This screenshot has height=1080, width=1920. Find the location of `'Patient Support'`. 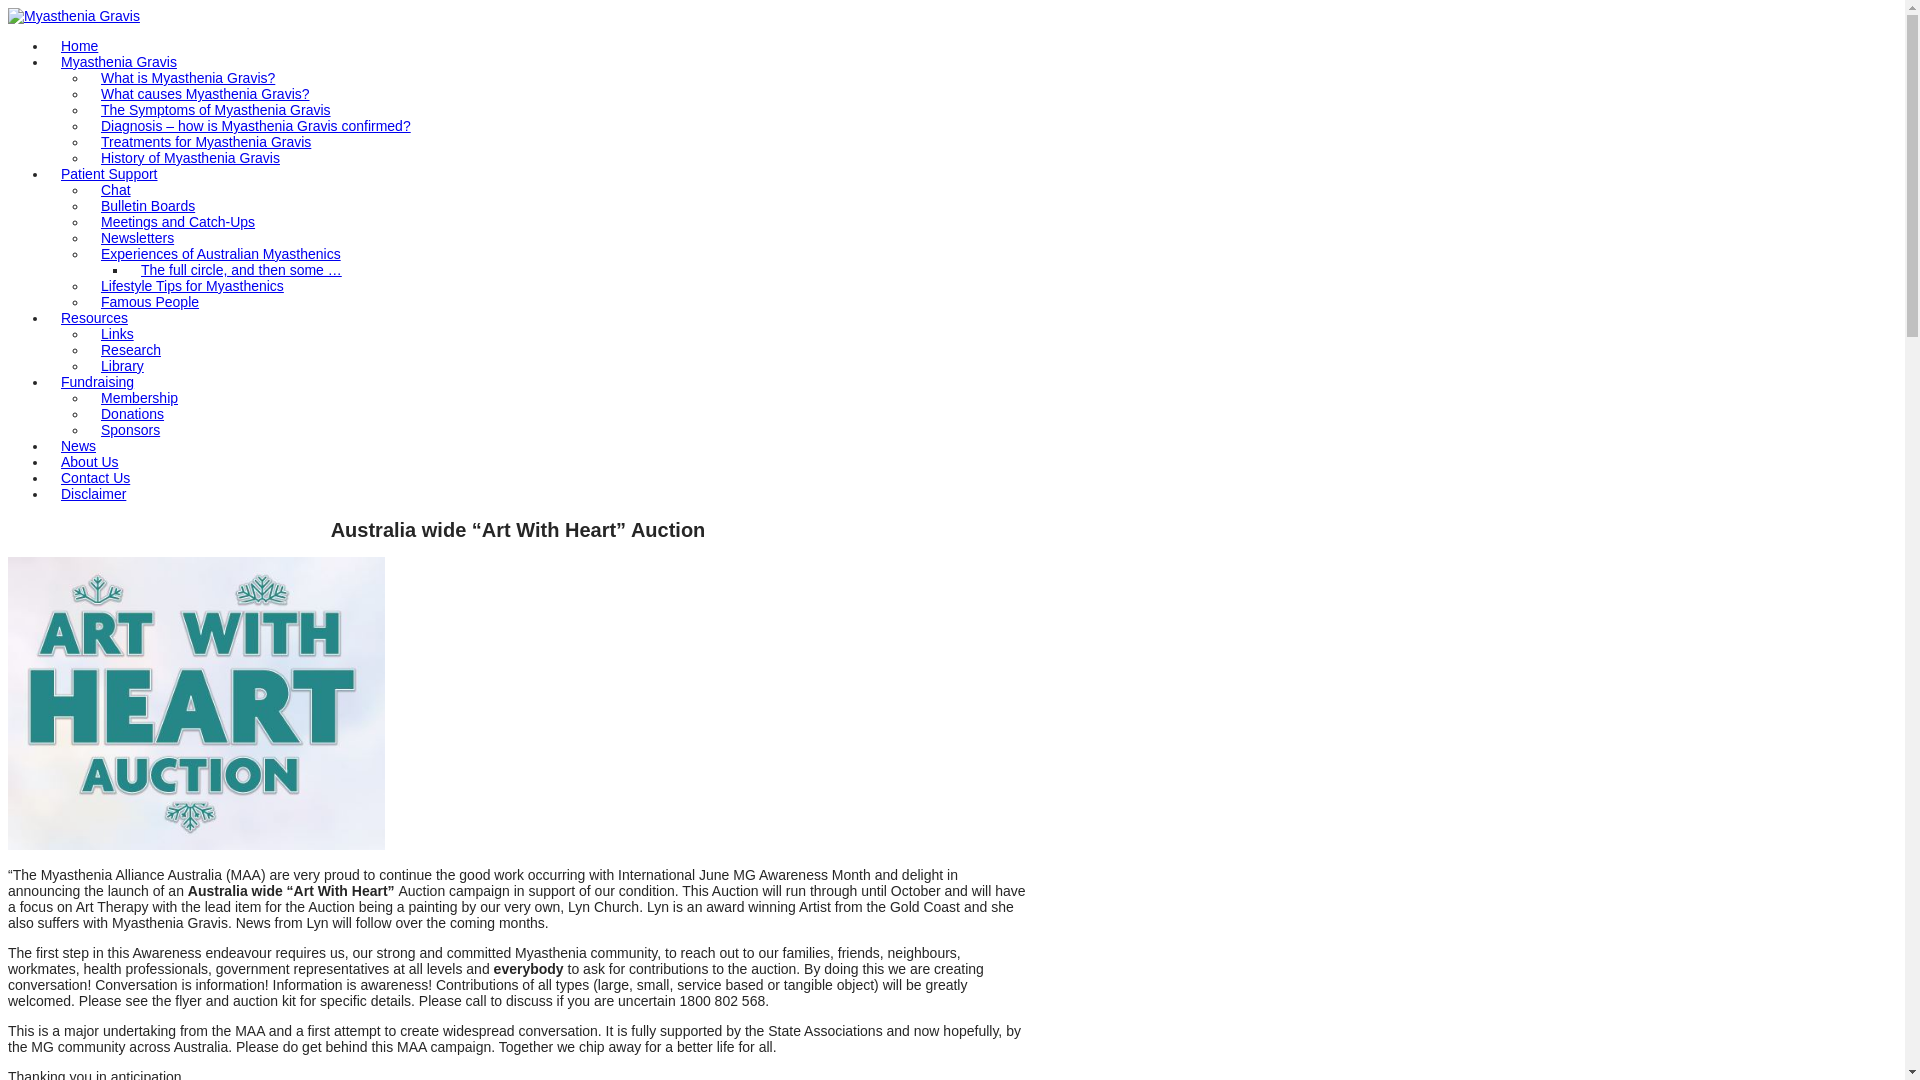

'Patient Support' is located at coordinates (108, 172).